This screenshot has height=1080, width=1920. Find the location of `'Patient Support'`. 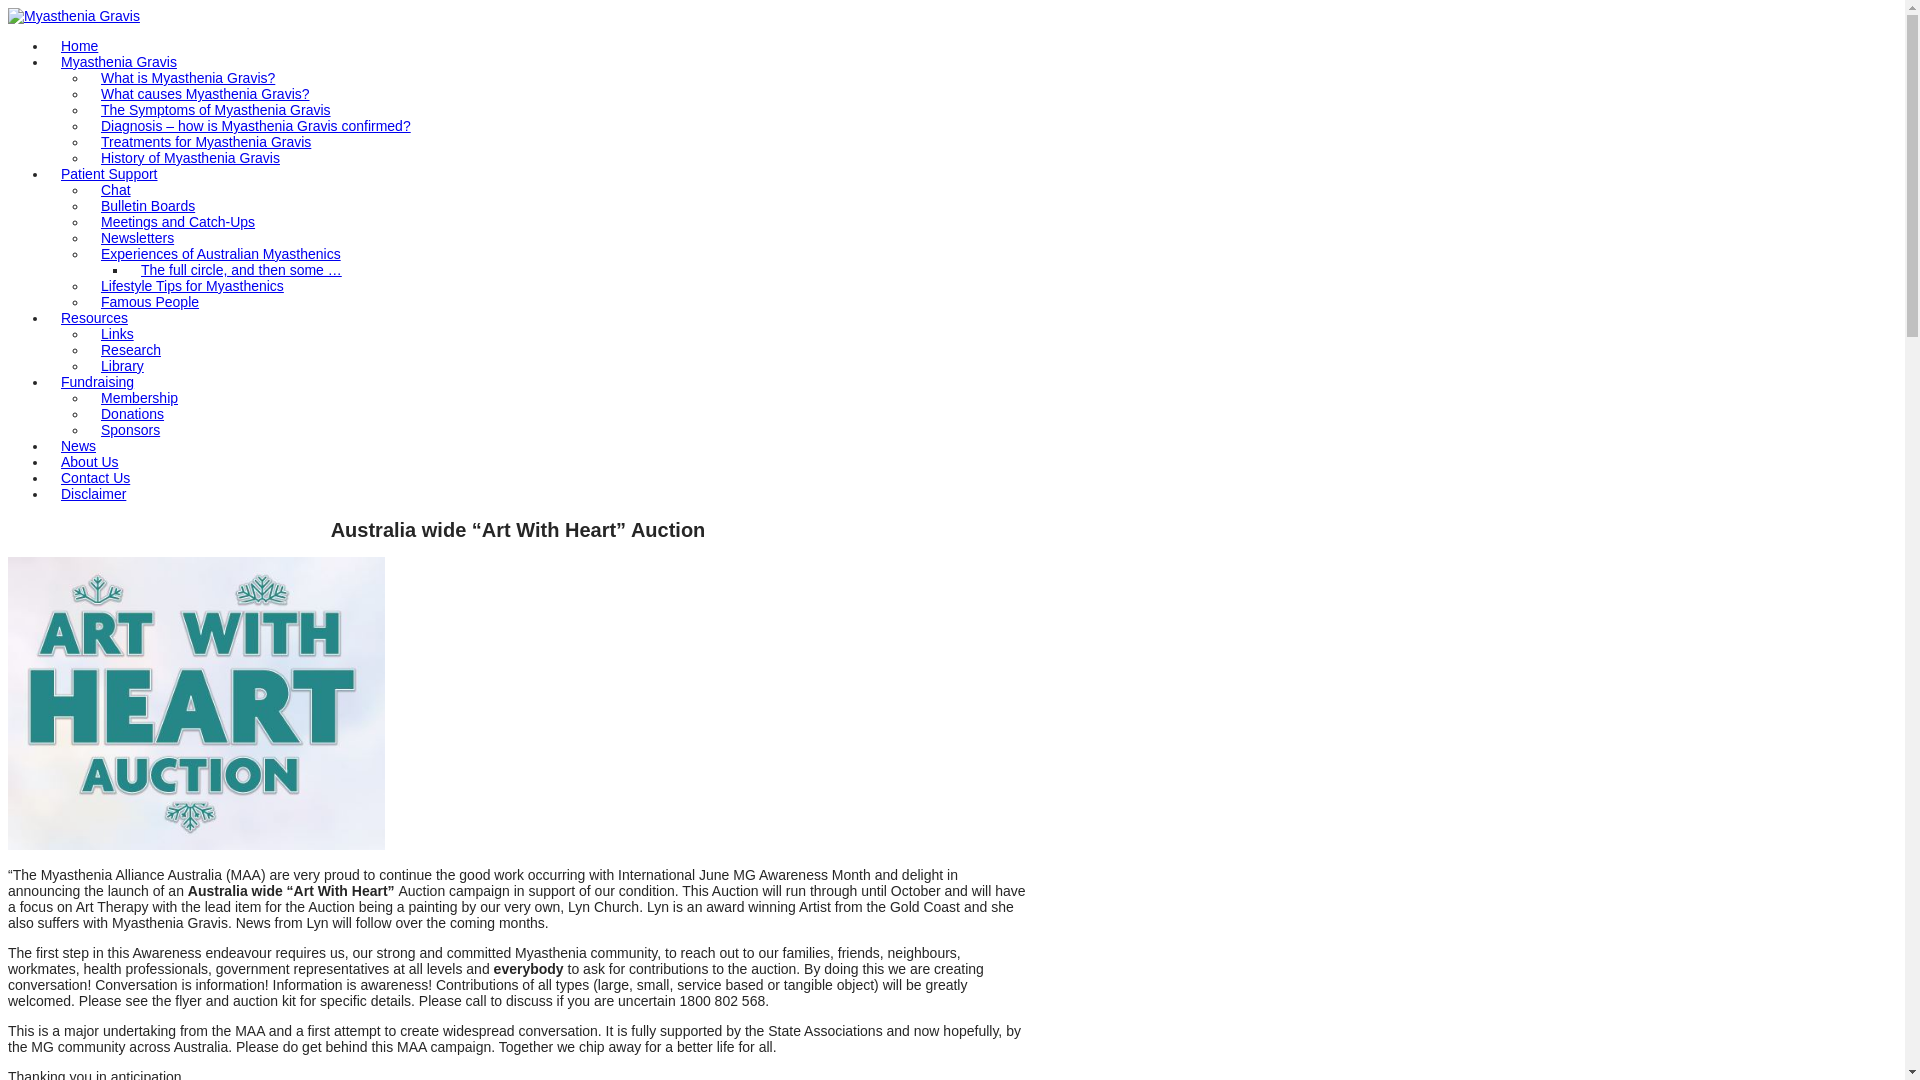

'Patient Support' is located at coordinates (108, 172).